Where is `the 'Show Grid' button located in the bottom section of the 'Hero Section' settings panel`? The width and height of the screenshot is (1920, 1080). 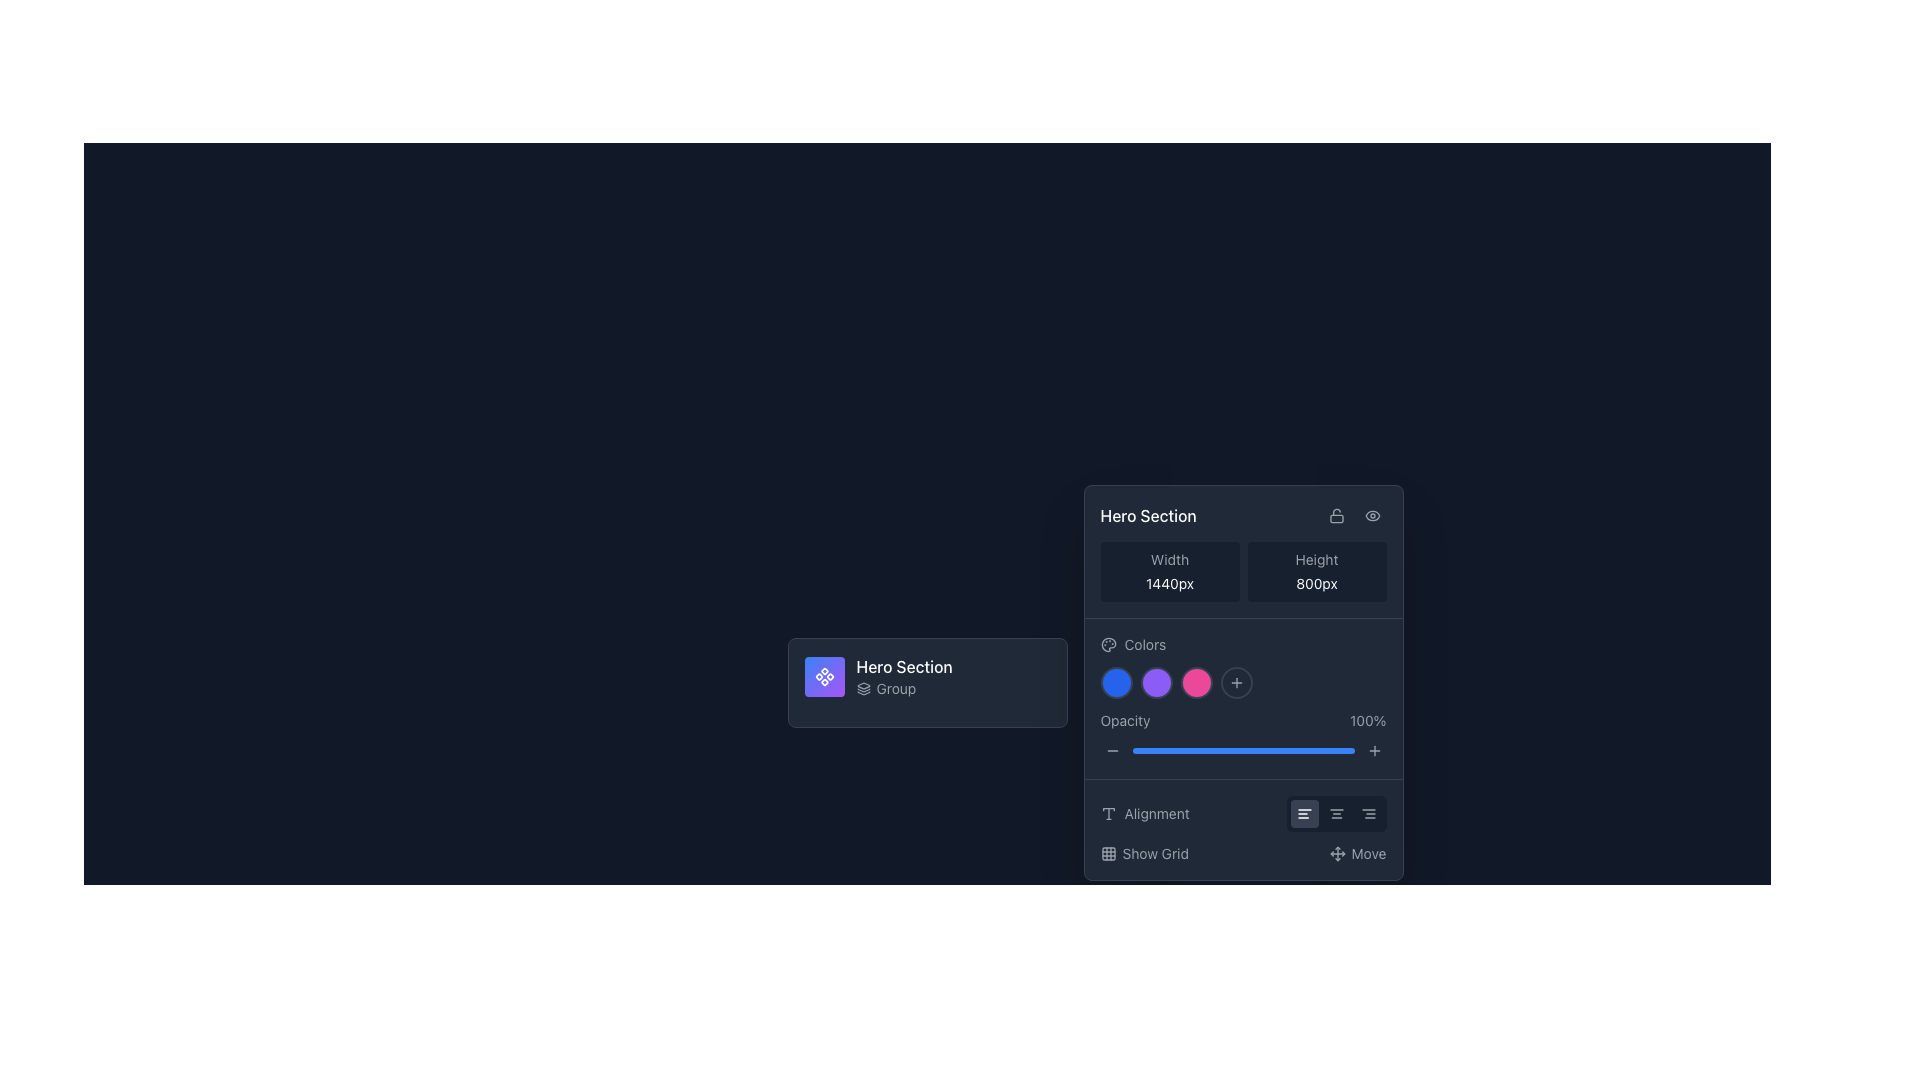 the 'Show Grid' button located in the bottom section of the 'Hero Section' settings panel is located at coordinates (1144, 853).